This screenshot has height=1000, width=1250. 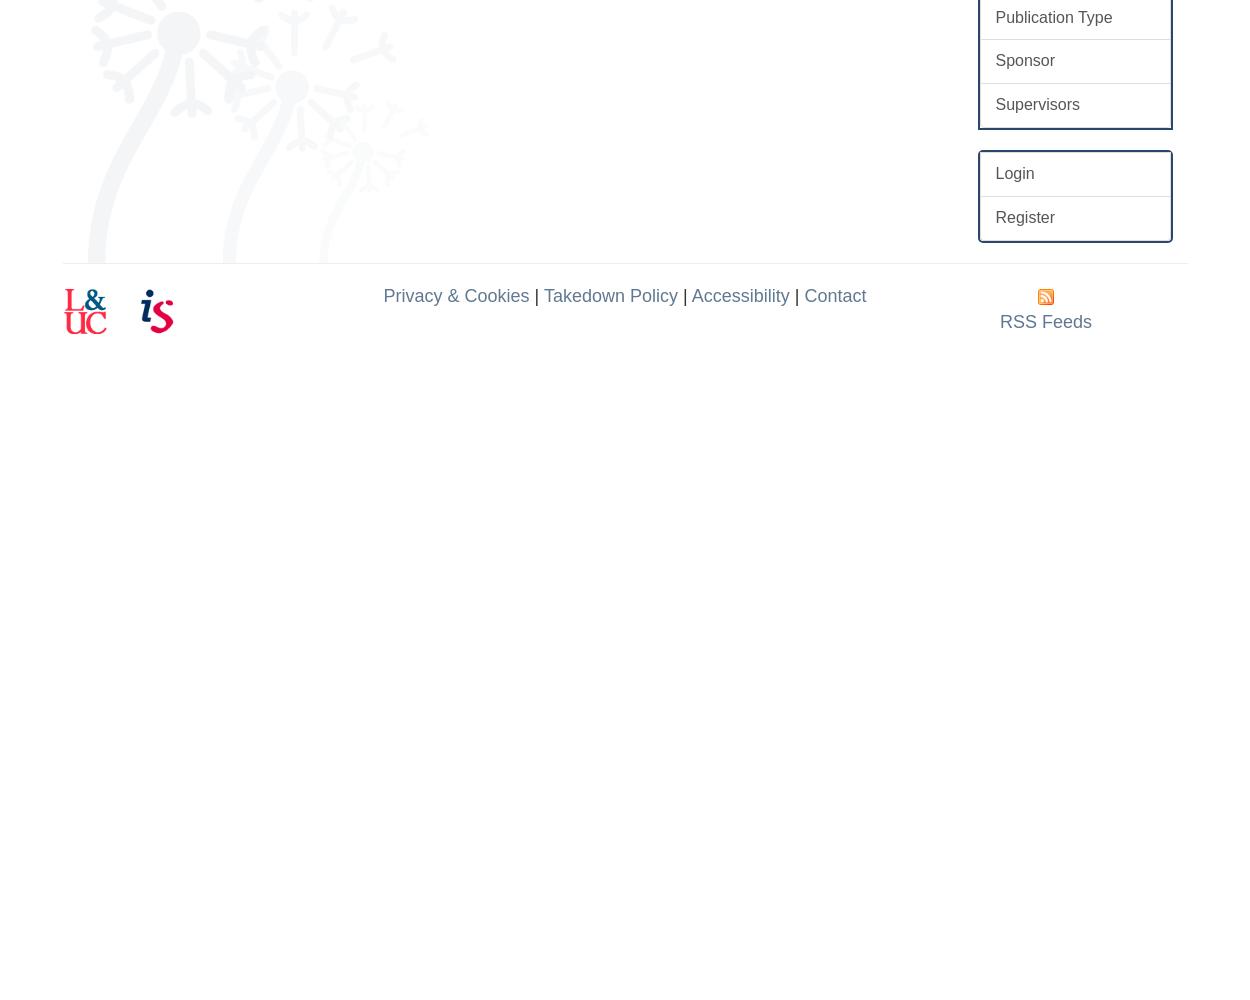 I want to click on 'Accessibility', so click(x=739, y=295).